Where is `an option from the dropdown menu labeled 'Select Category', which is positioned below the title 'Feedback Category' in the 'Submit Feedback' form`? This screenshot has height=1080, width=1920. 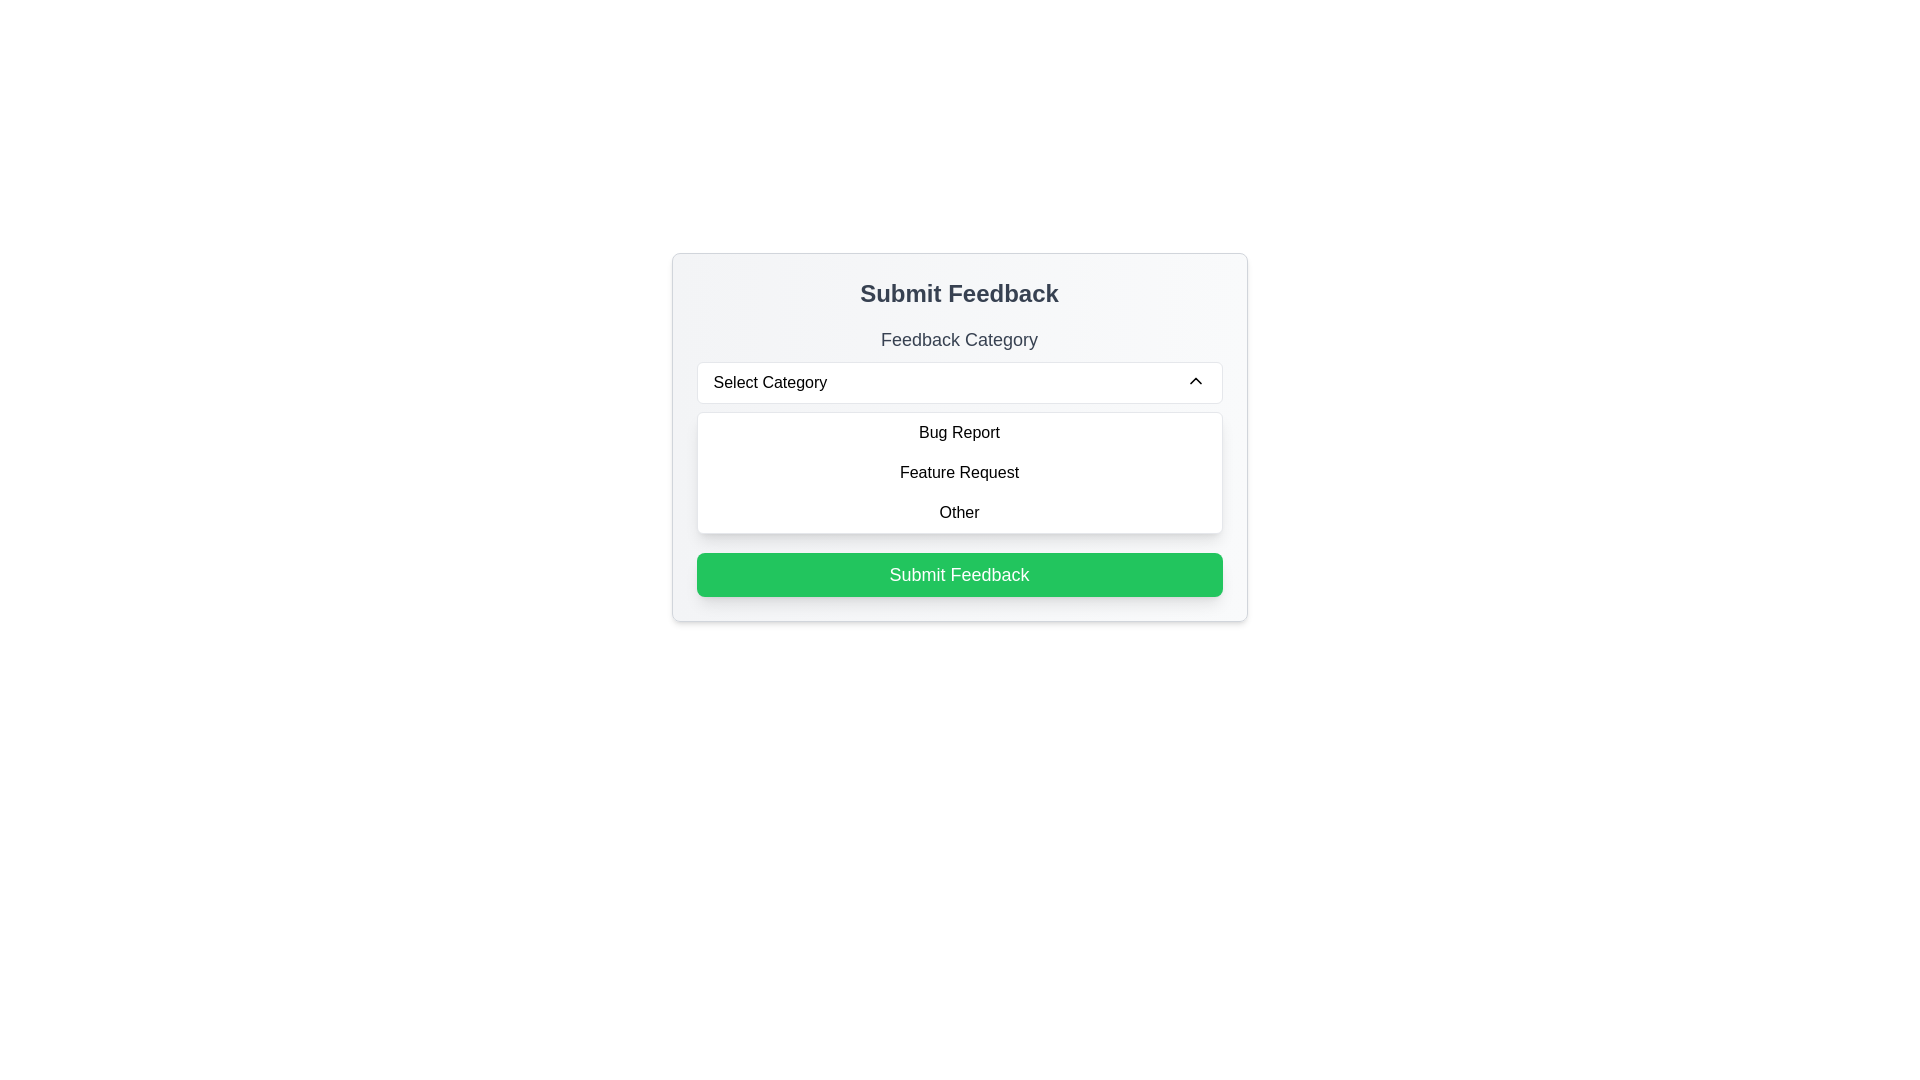
an option from the dropdown menu labeled 'Select Category', which is positioned below the title 'Feedback Category' in the 'Submit Feedback' form is located at coordinates (958, 382).